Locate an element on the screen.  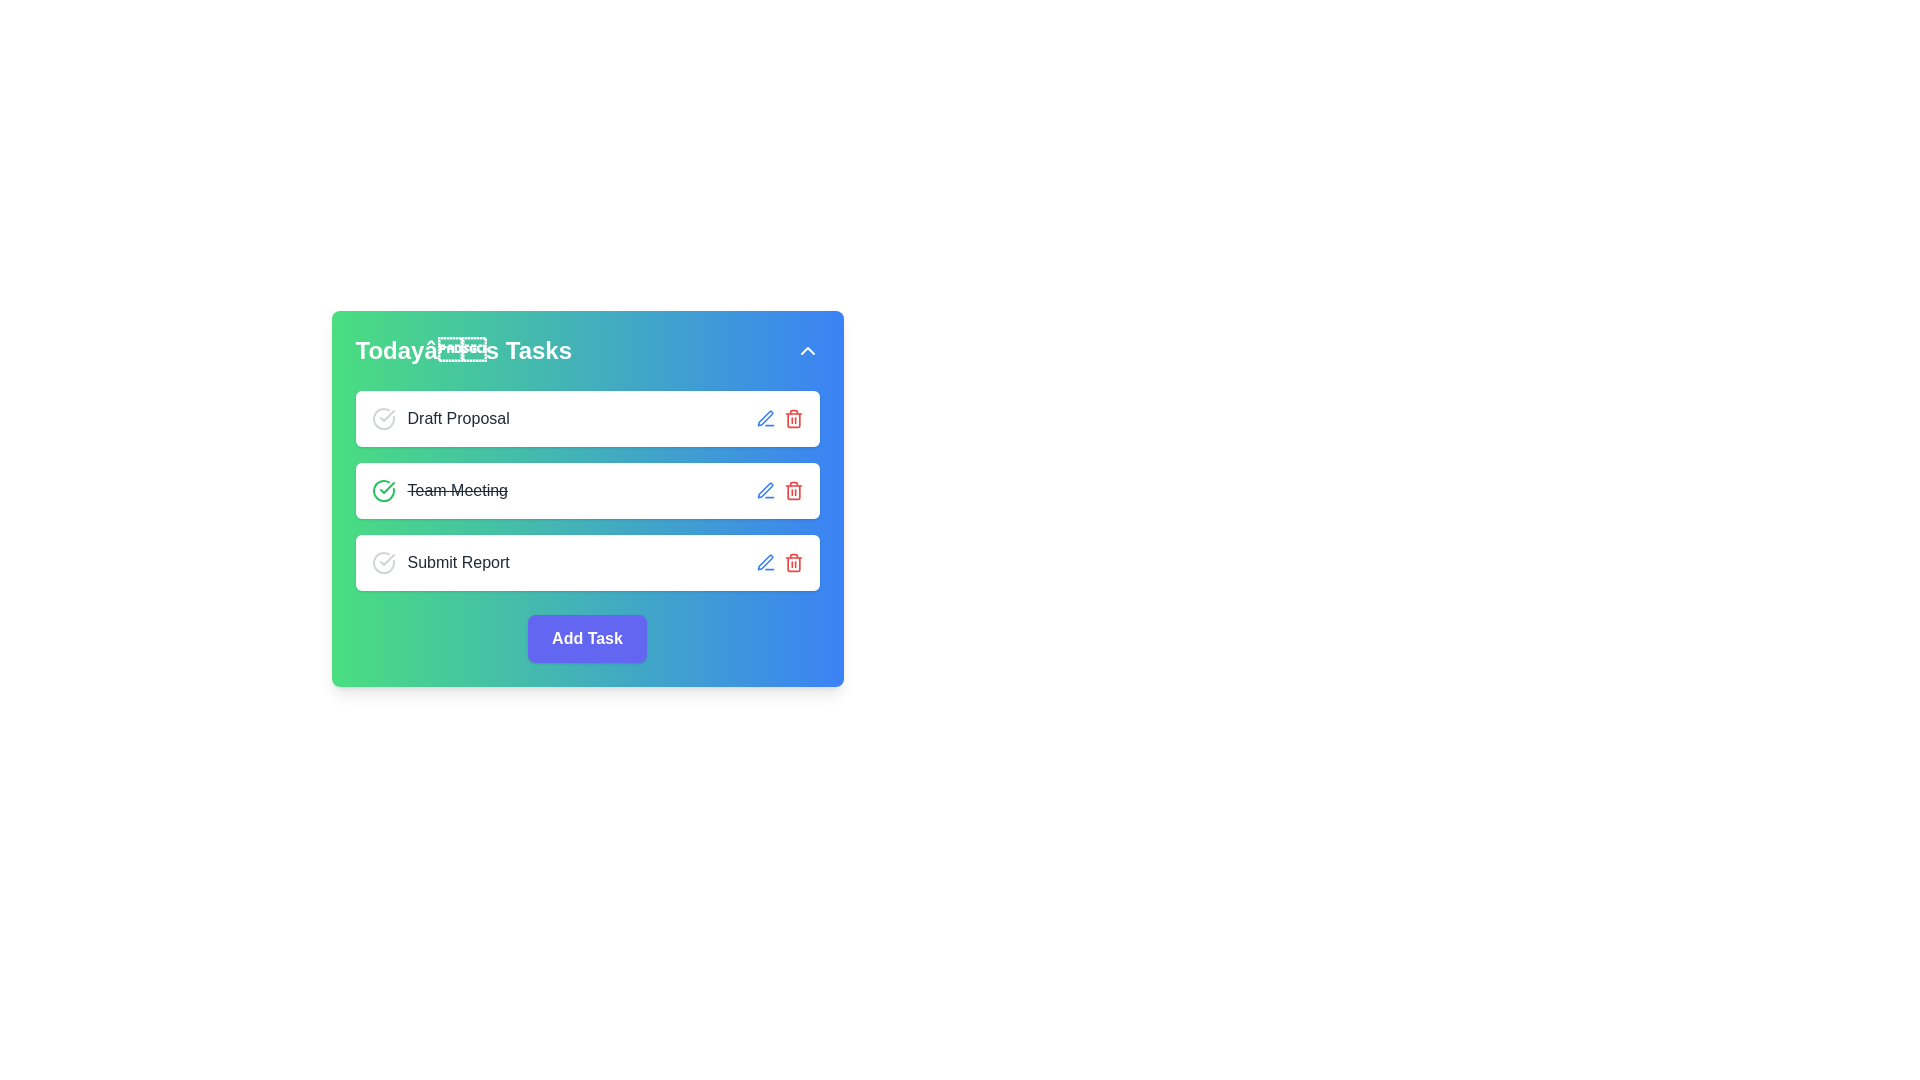
the 'Team Meeting' text label, which is styled with a line-through effect to indicate its completion, located in the second row of the task list interface is located at coordinates (456, 490).